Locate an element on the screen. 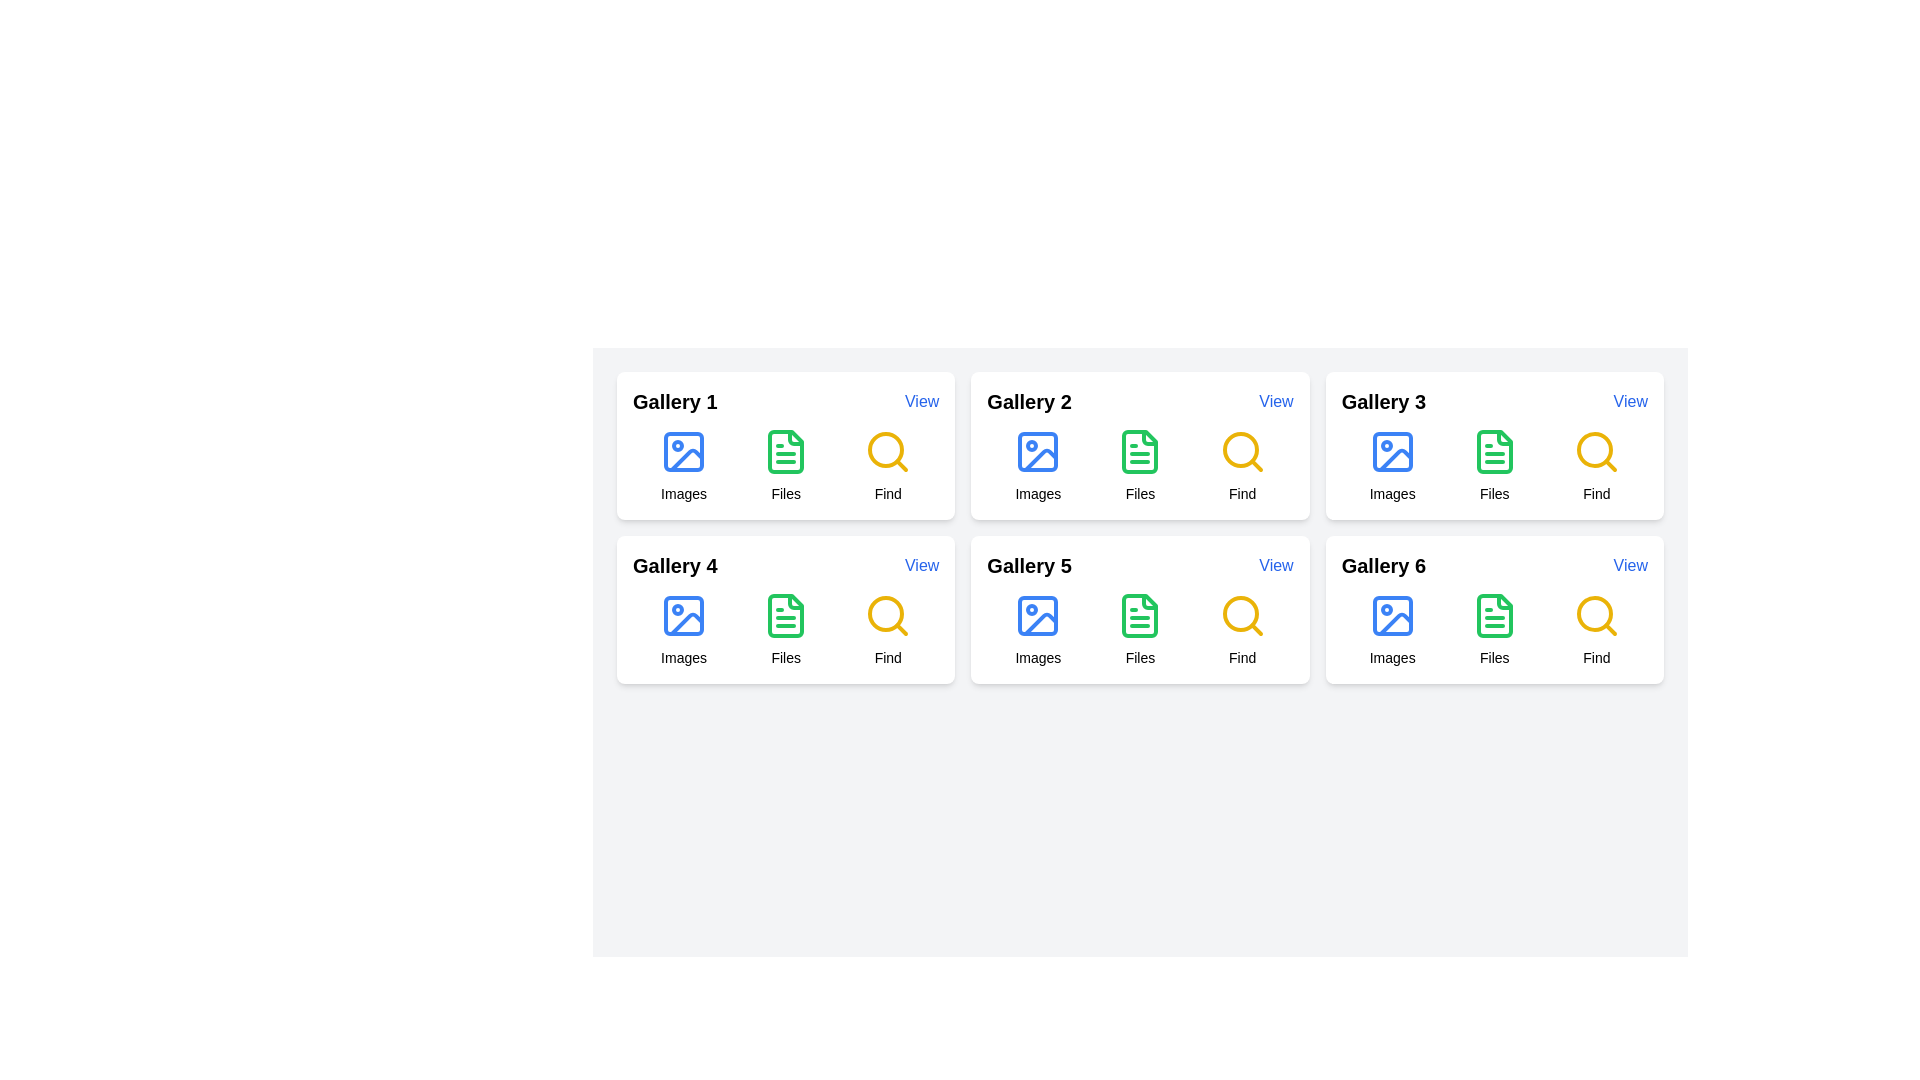 The width and height of the screenshot is (1920, 1080). the 'Images' icon with text label in the 'Gallery 1' panel for keyboard navigation is located at coordinates (684, 466).